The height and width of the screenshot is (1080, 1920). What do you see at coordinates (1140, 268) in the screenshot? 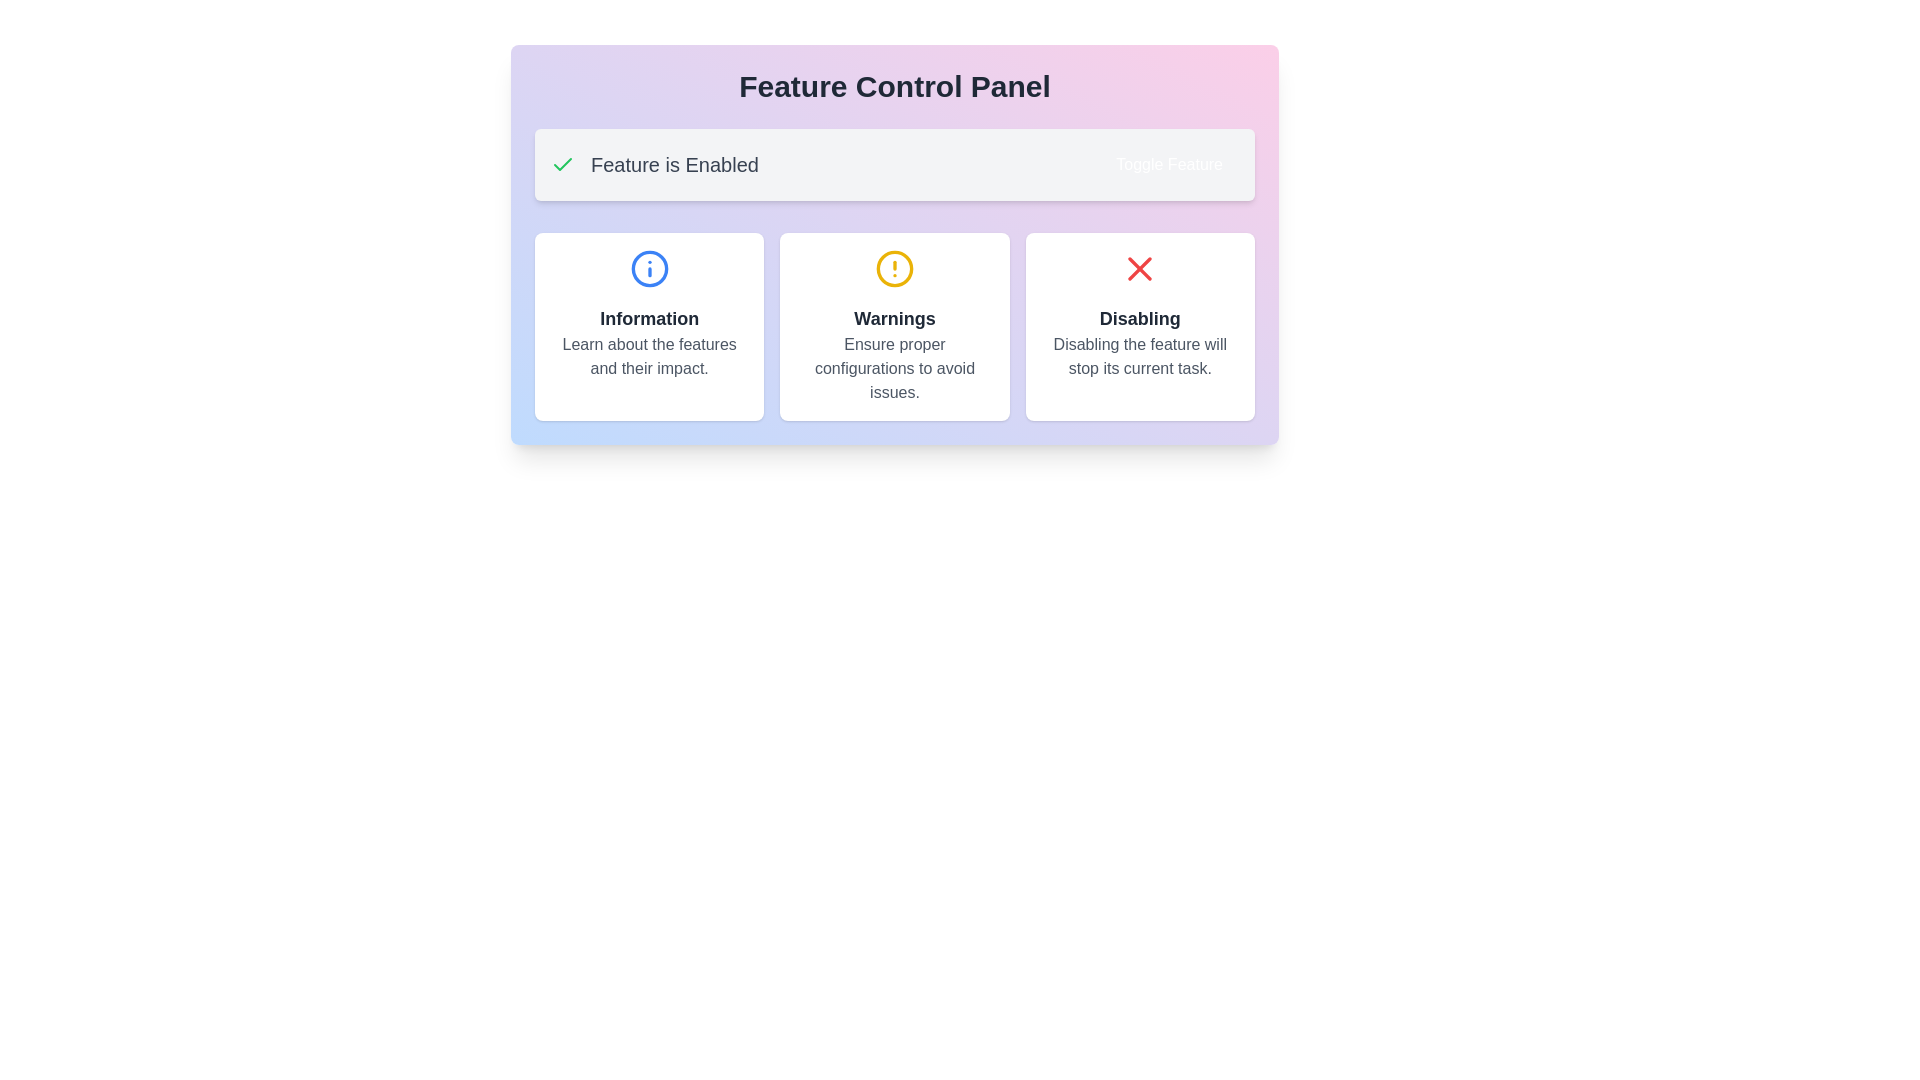
I see `the 'X' icon in the third column above the 'Disabling' section, which indicates a delete or close action` at bounding box center [1140, 268].